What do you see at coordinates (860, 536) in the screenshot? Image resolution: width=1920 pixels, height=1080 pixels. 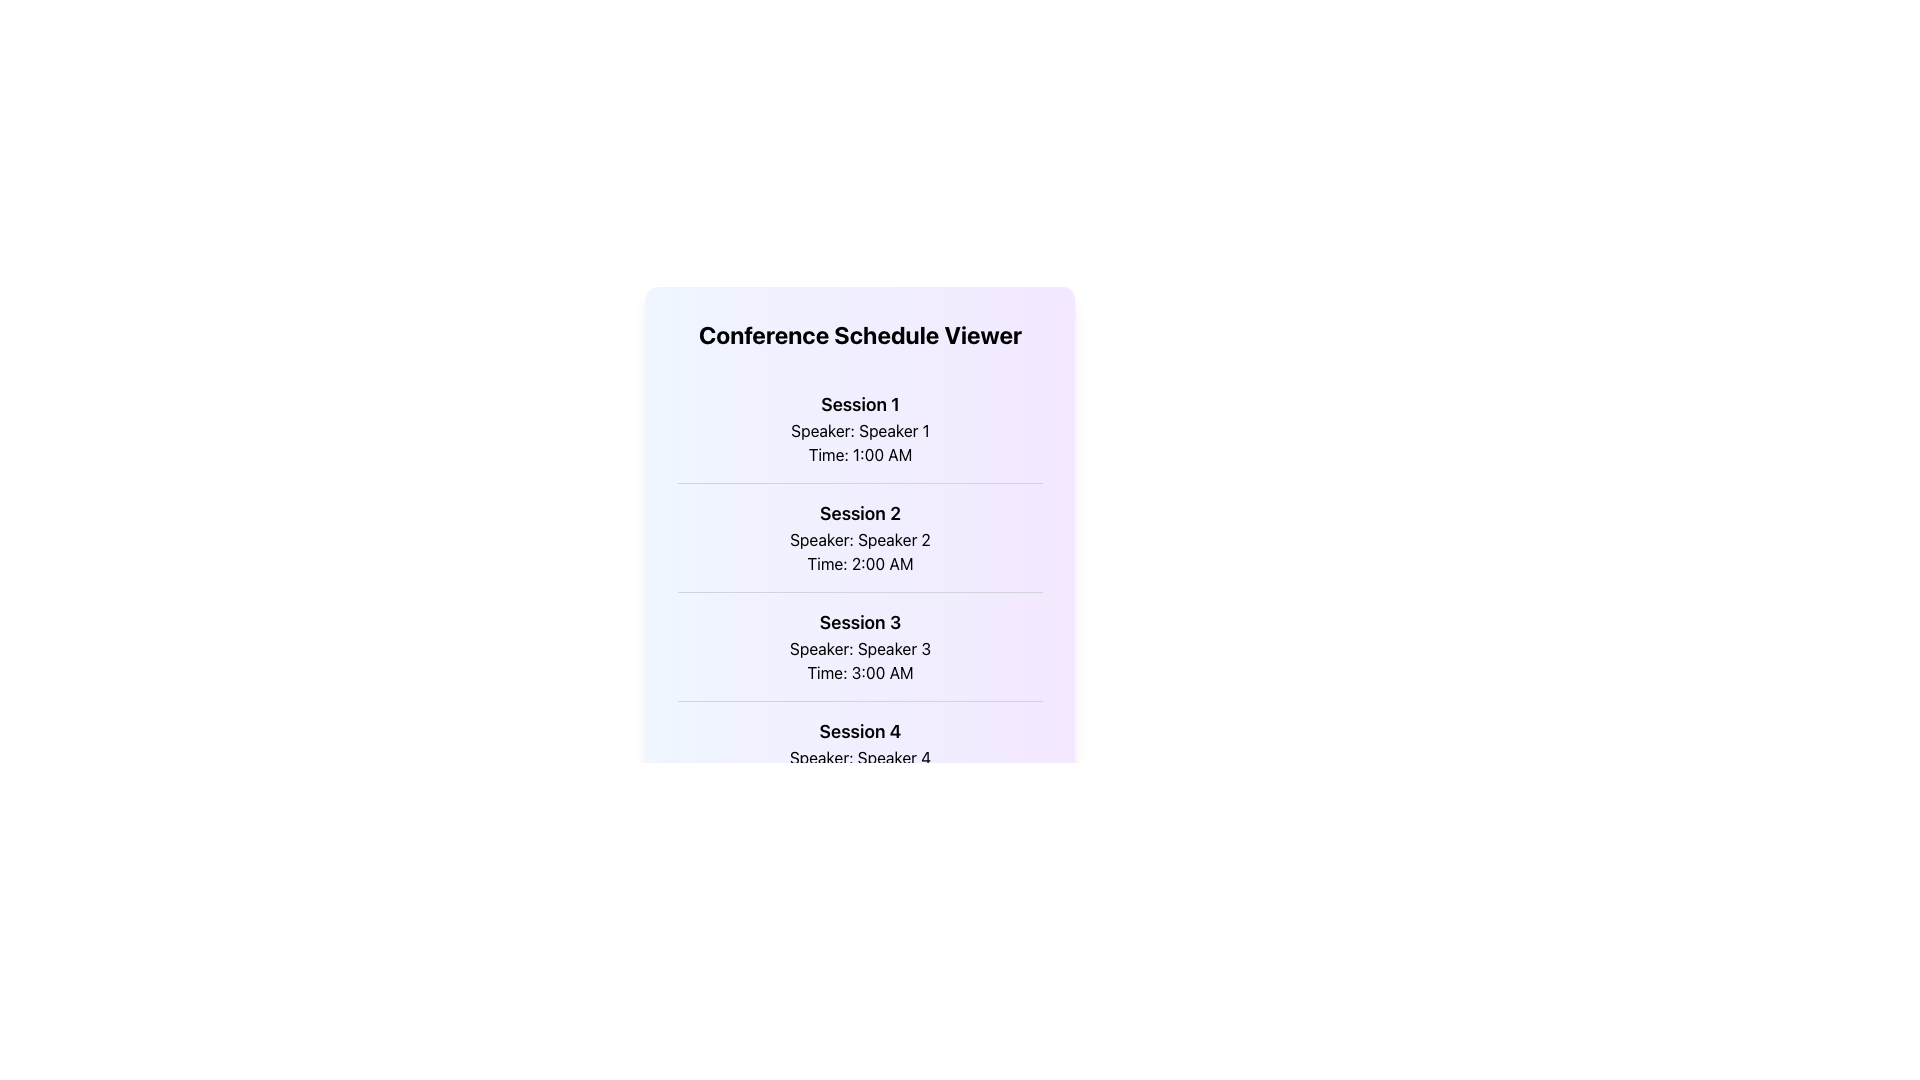 I see `the text block displaying 'Session 2', 'Speaker: Speaker 2', and 'Time: 2:00 AM' to interact with the session details` at bounding box center [860, 536].